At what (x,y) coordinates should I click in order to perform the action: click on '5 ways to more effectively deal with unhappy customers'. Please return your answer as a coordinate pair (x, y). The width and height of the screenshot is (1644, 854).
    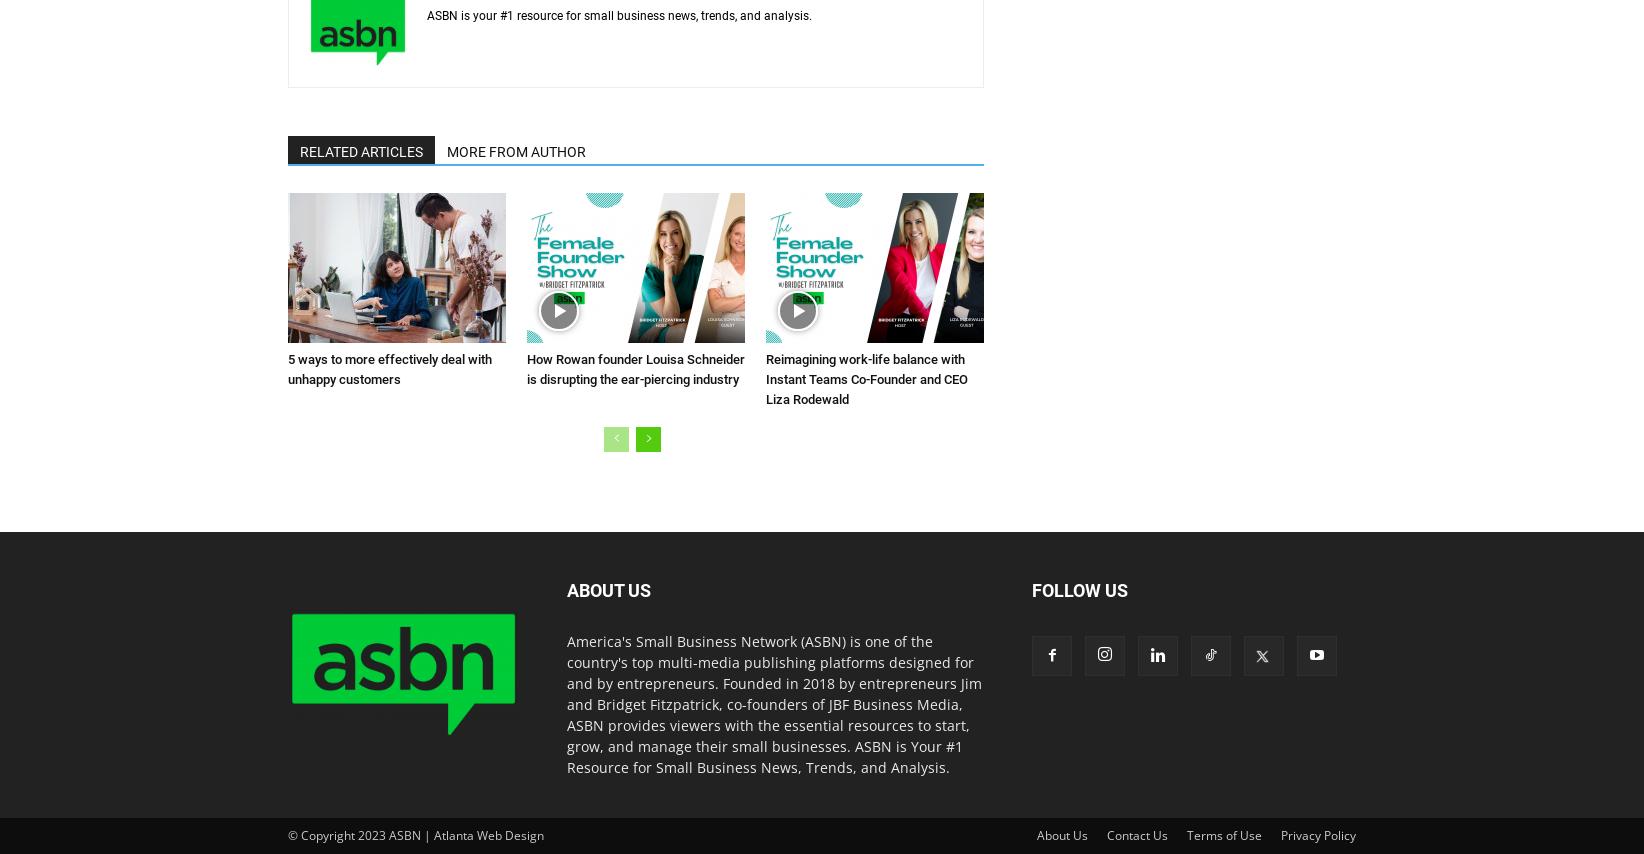
    Looking at the image, I should click on (388, 368).